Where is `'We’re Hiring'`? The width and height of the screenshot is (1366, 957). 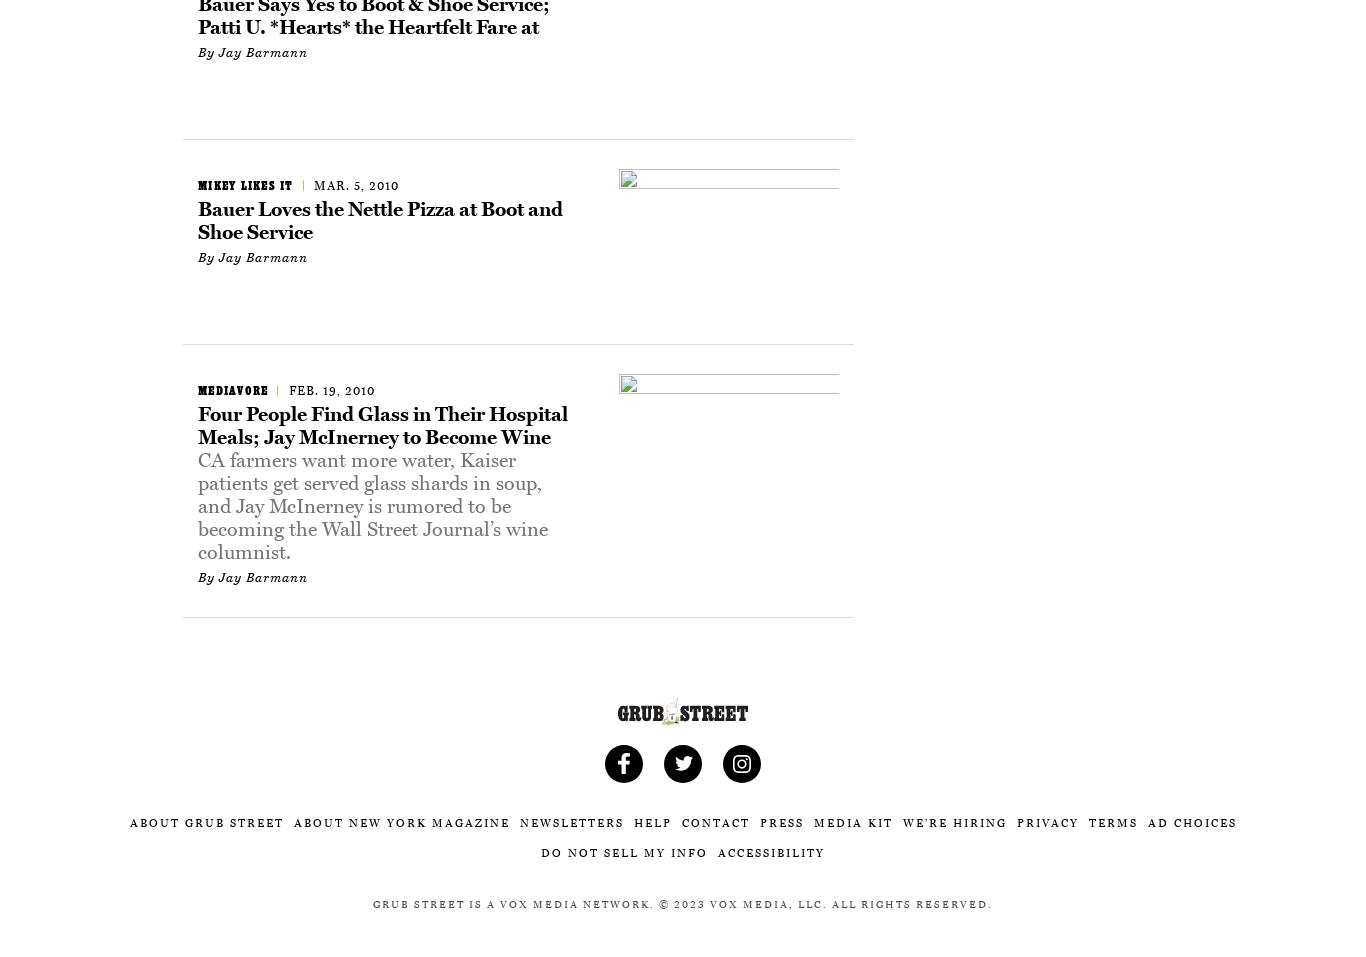
'We’re Hiring' is located at coordinates (954, 822).